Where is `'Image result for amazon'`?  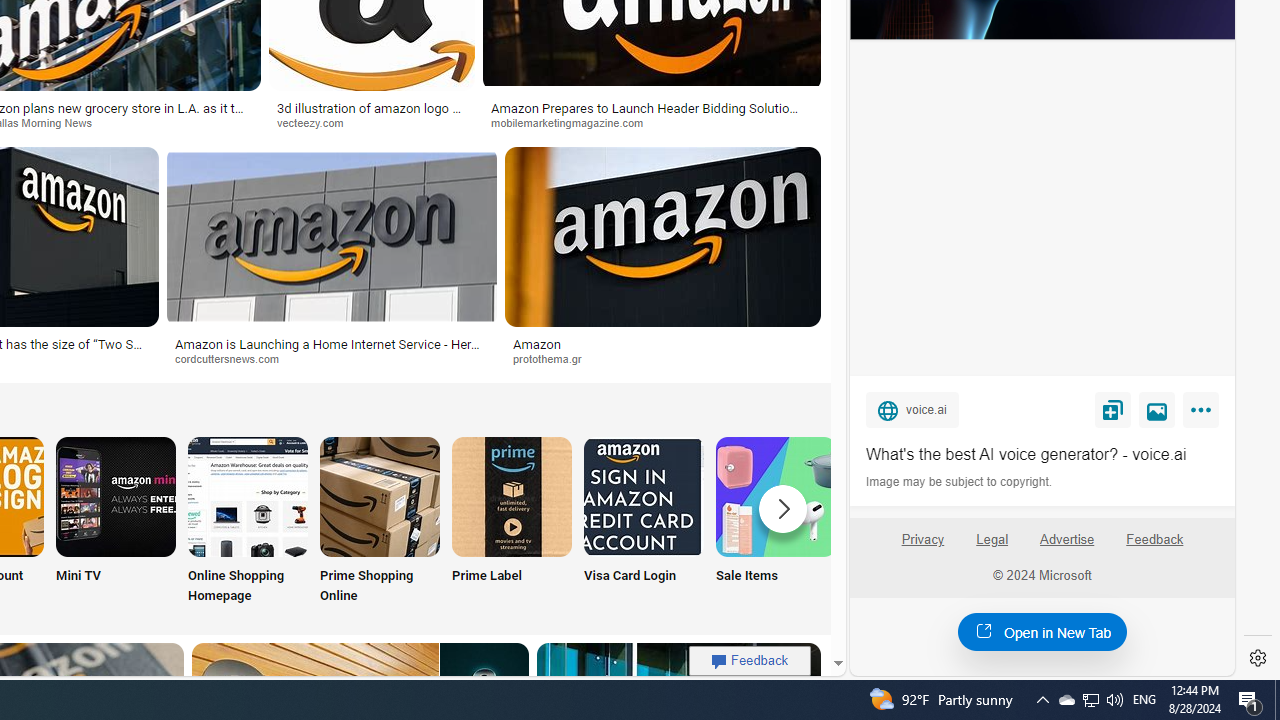 'Image result for amazon' is located at coordinates (663, 235).